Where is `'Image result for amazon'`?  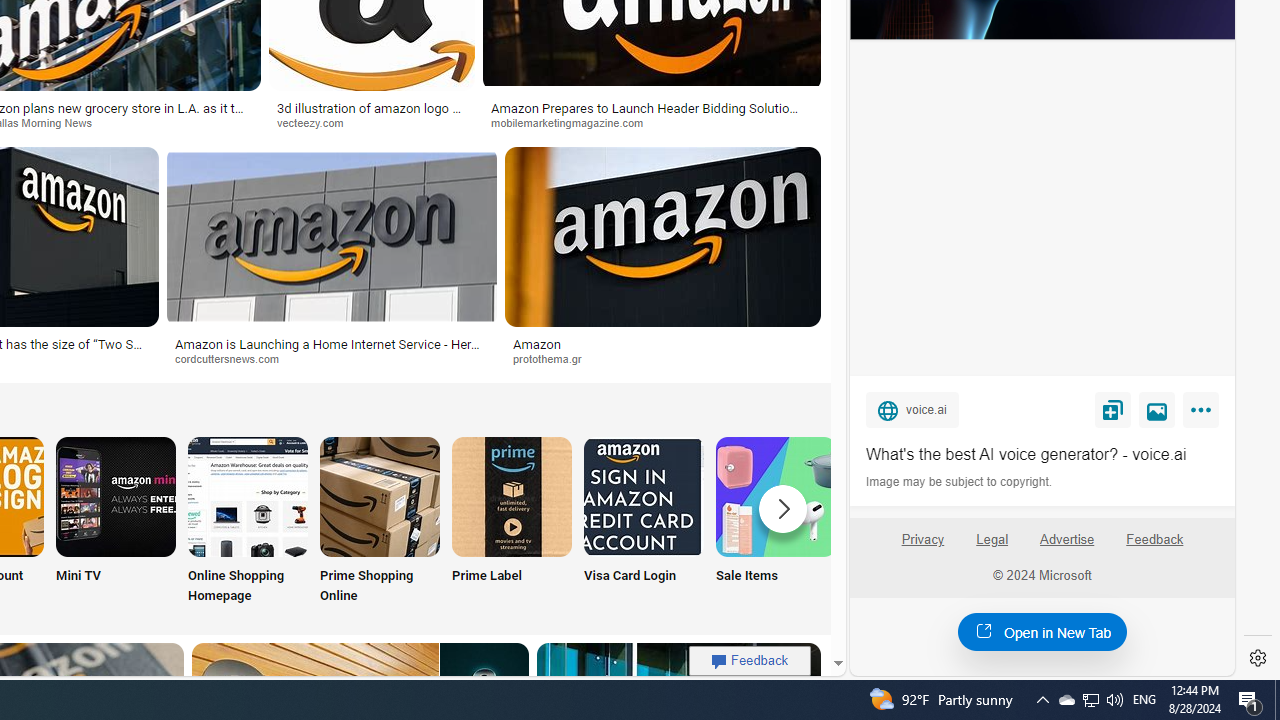 'Image result for amazon' is located at coordinates (663, 235).